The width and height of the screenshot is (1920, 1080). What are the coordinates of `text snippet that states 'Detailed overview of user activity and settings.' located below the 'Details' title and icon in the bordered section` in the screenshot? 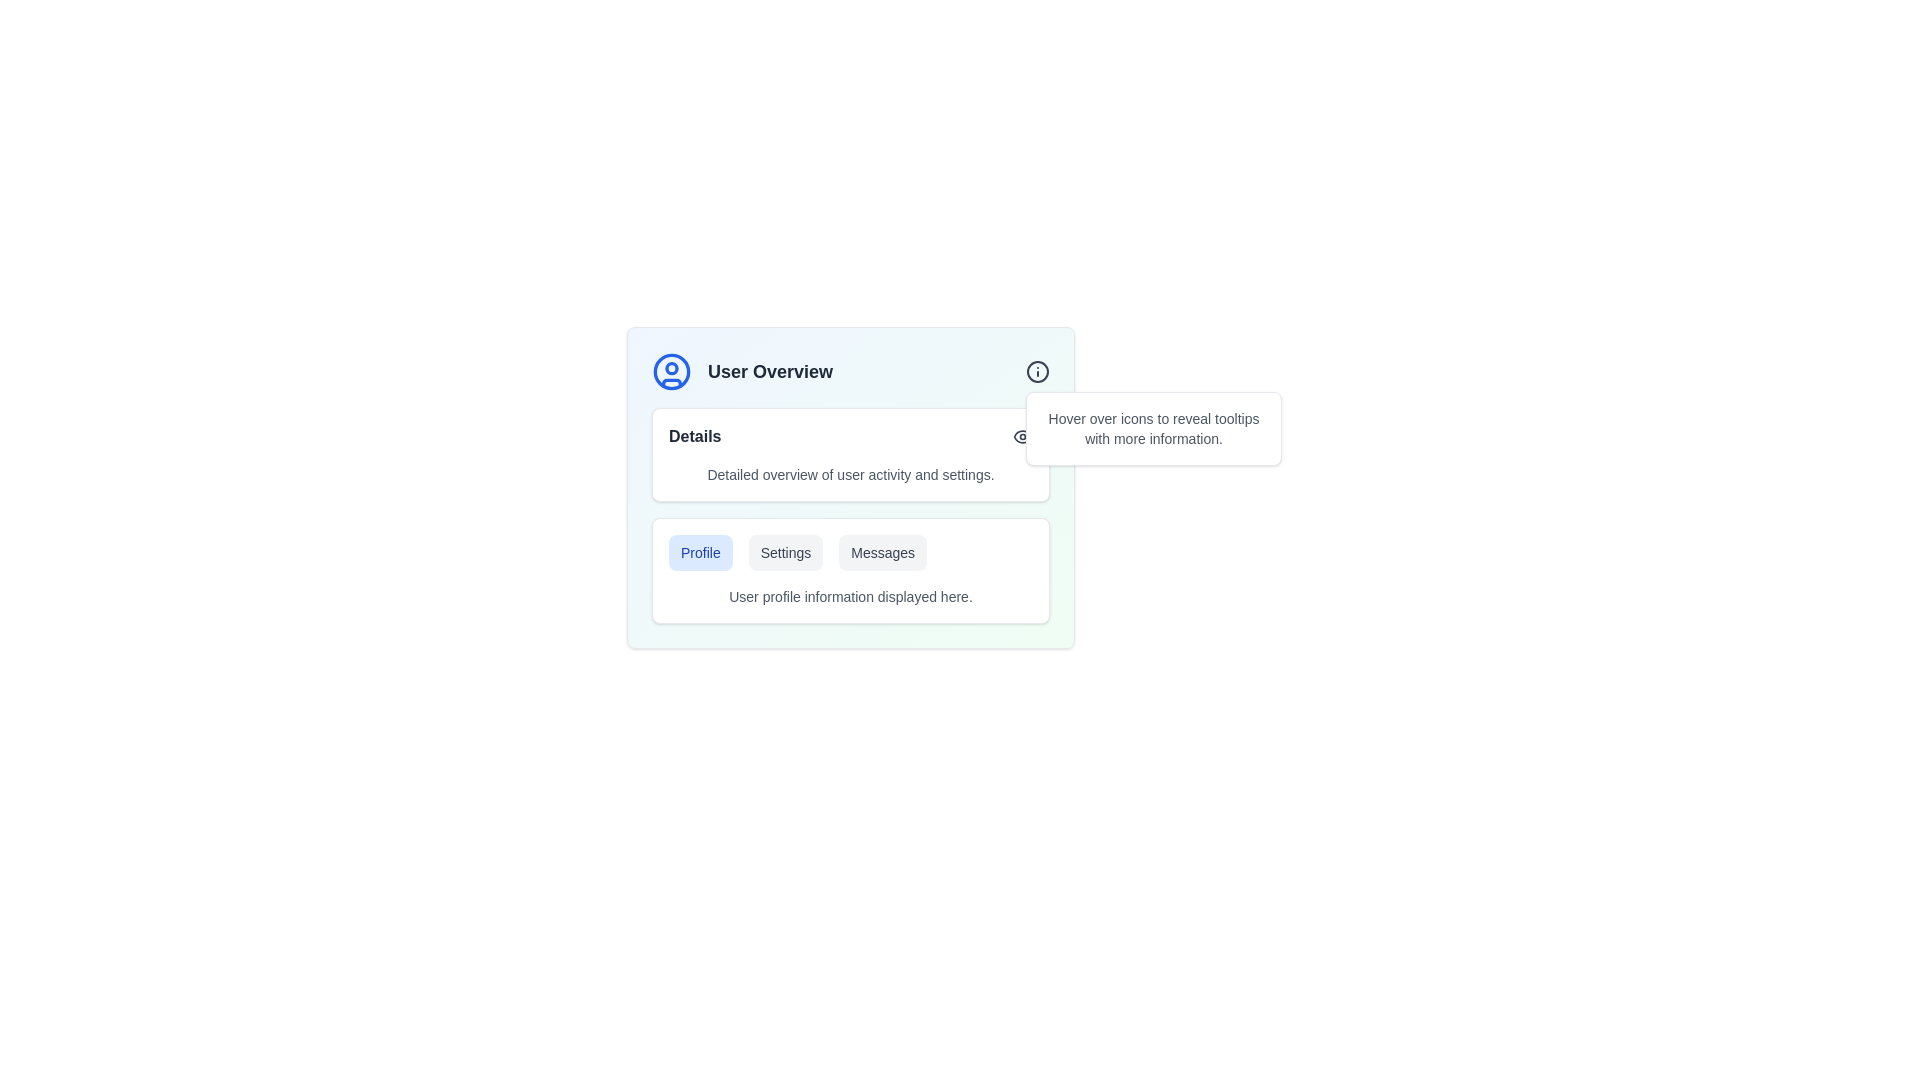 It's located at (850, 474).